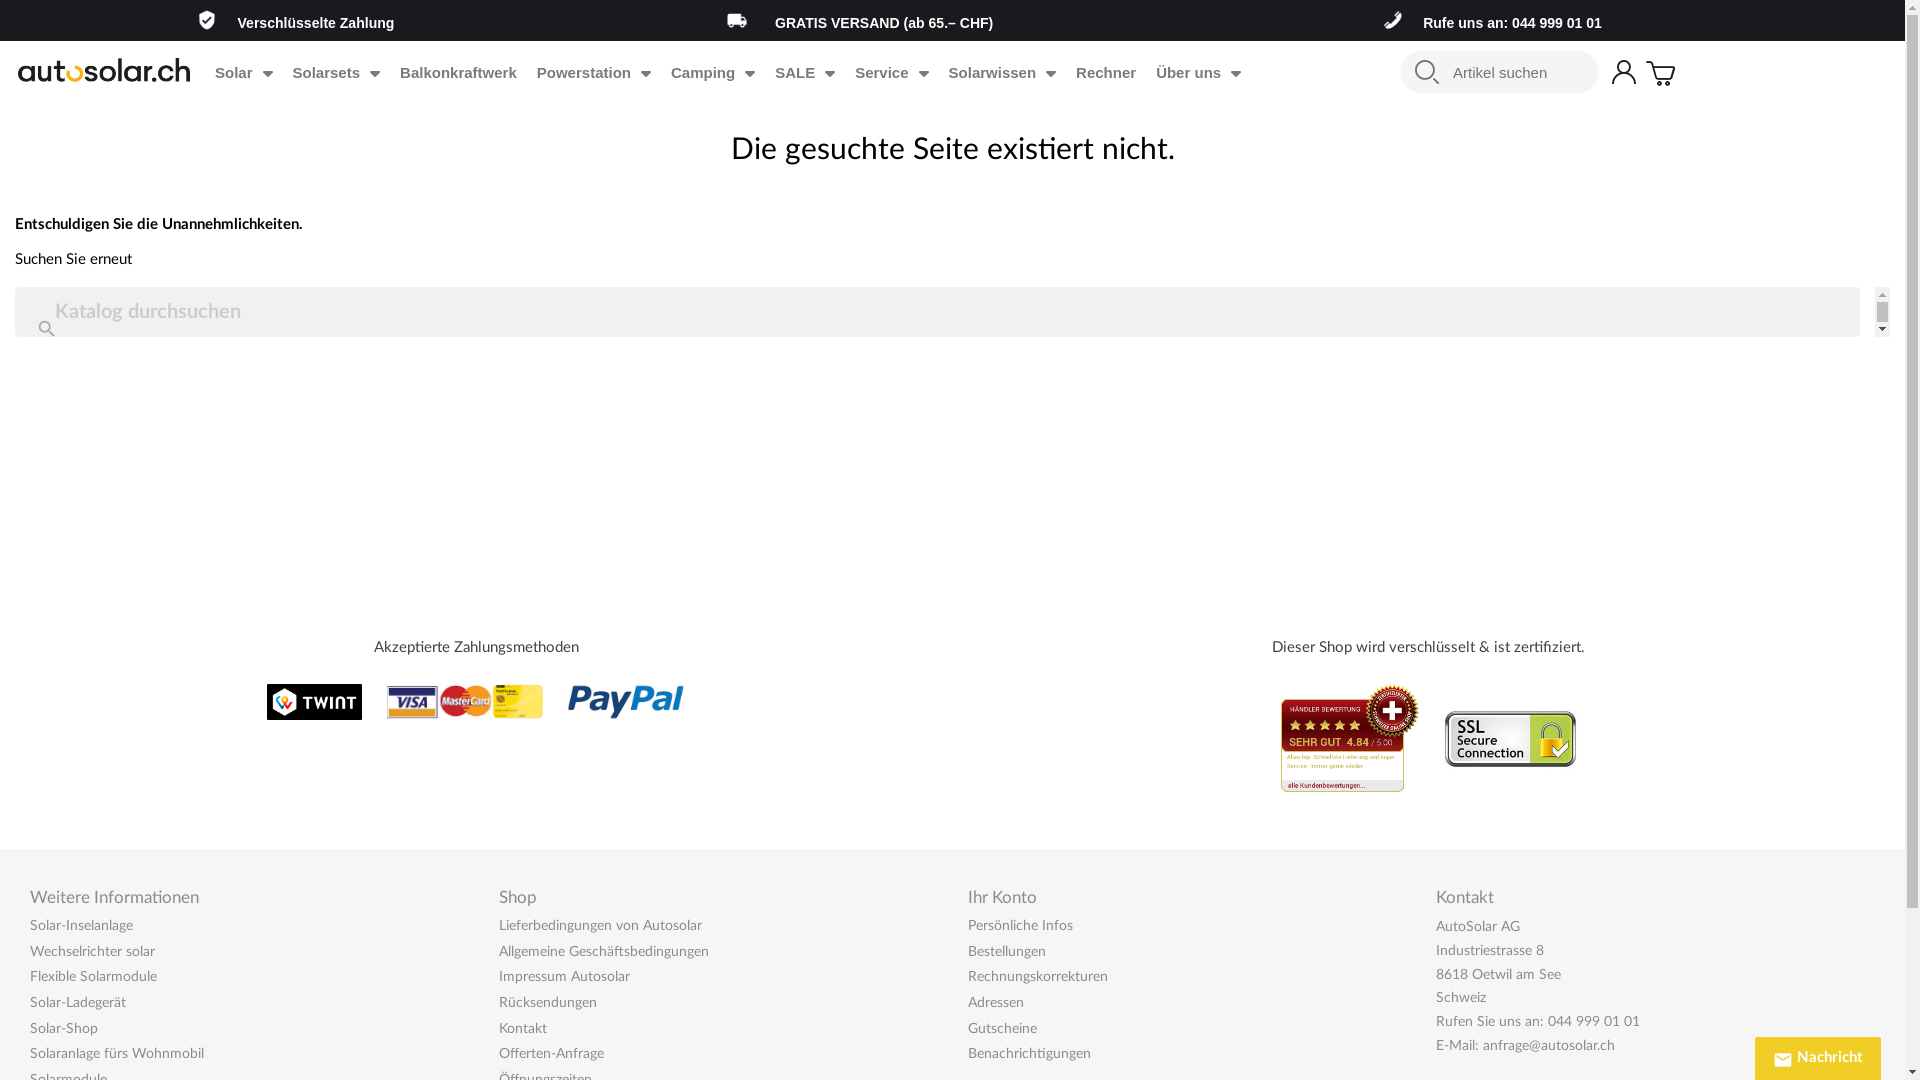 This screenshot has width=1920, height=1080. What do you see at coordinates (968, 951) in the screenshot?
I see `'Bestellungen'` at bounding box center [968, 951].